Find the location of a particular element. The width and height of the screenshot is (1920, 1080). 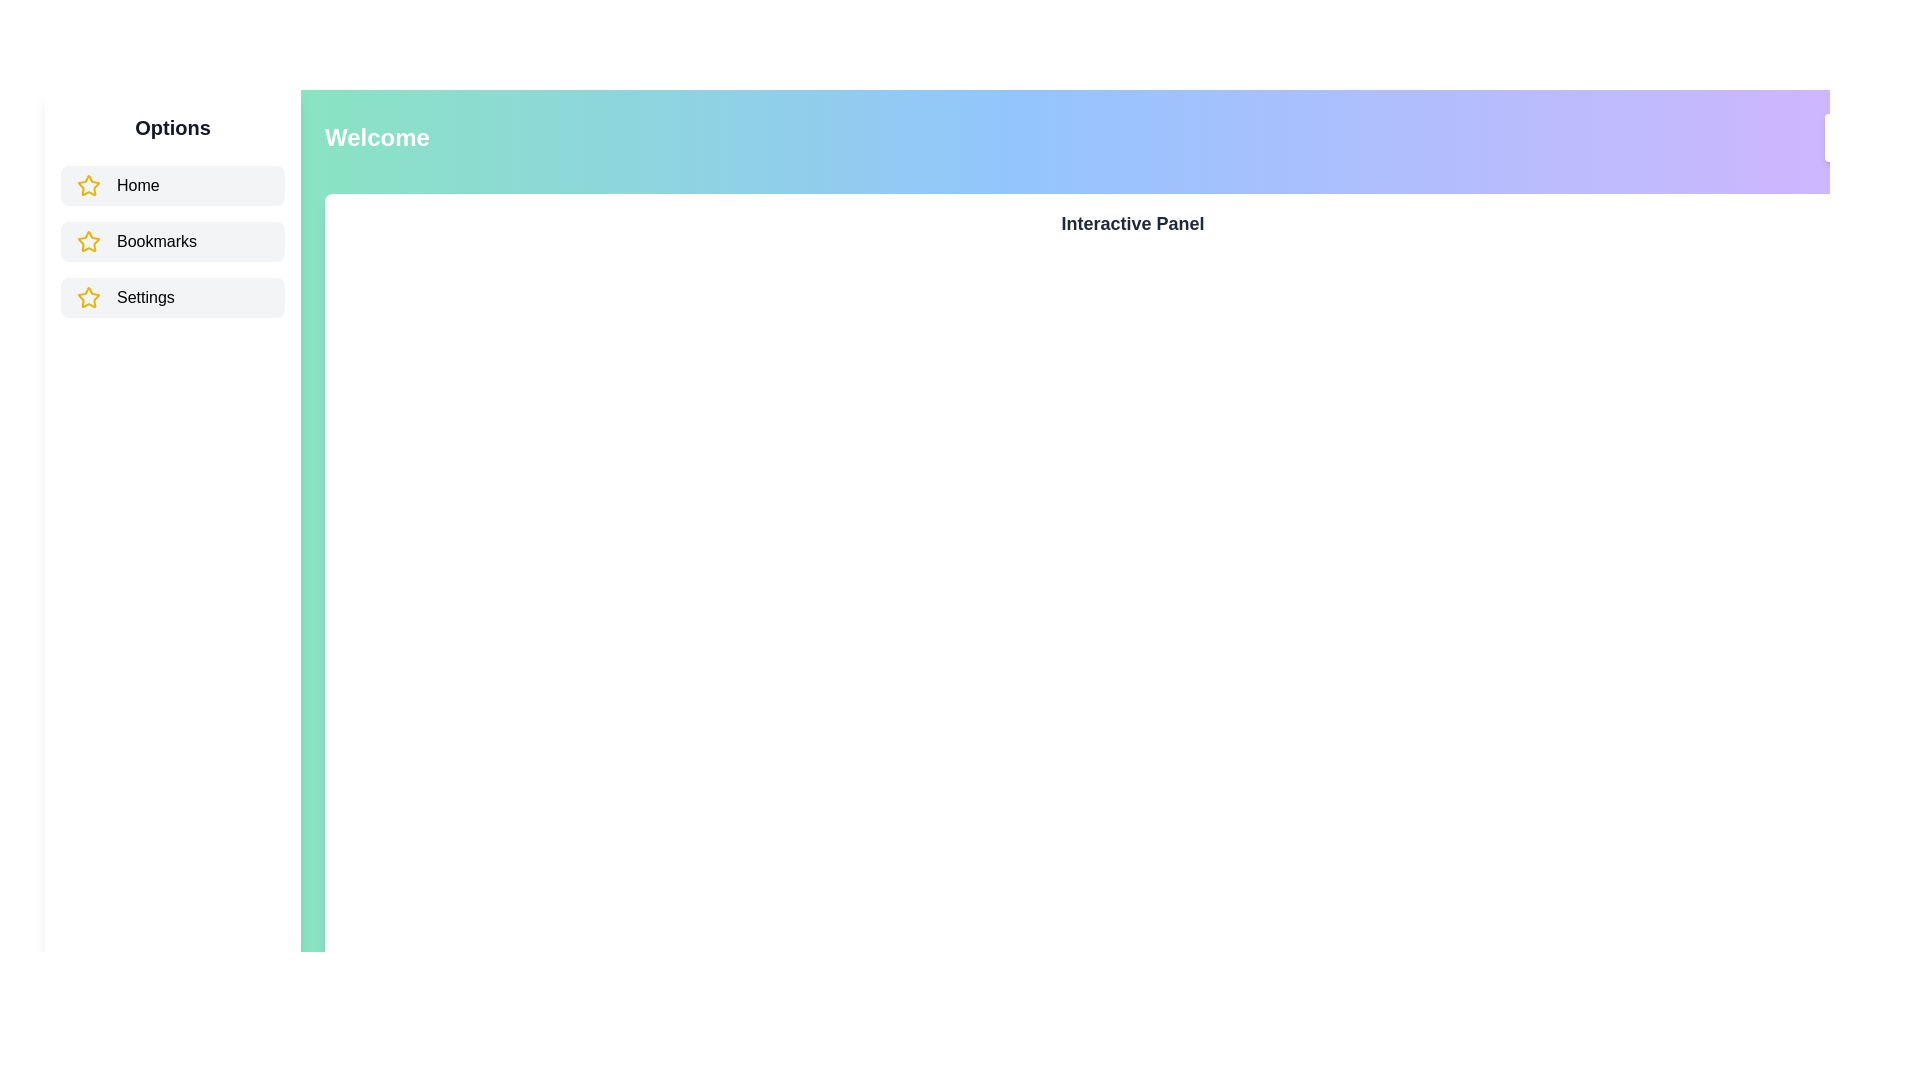

the star-shaped icon with a yellow fill color located in the sidebar, adjacent to the text 'Settings' is located at coordinates (88, 297).